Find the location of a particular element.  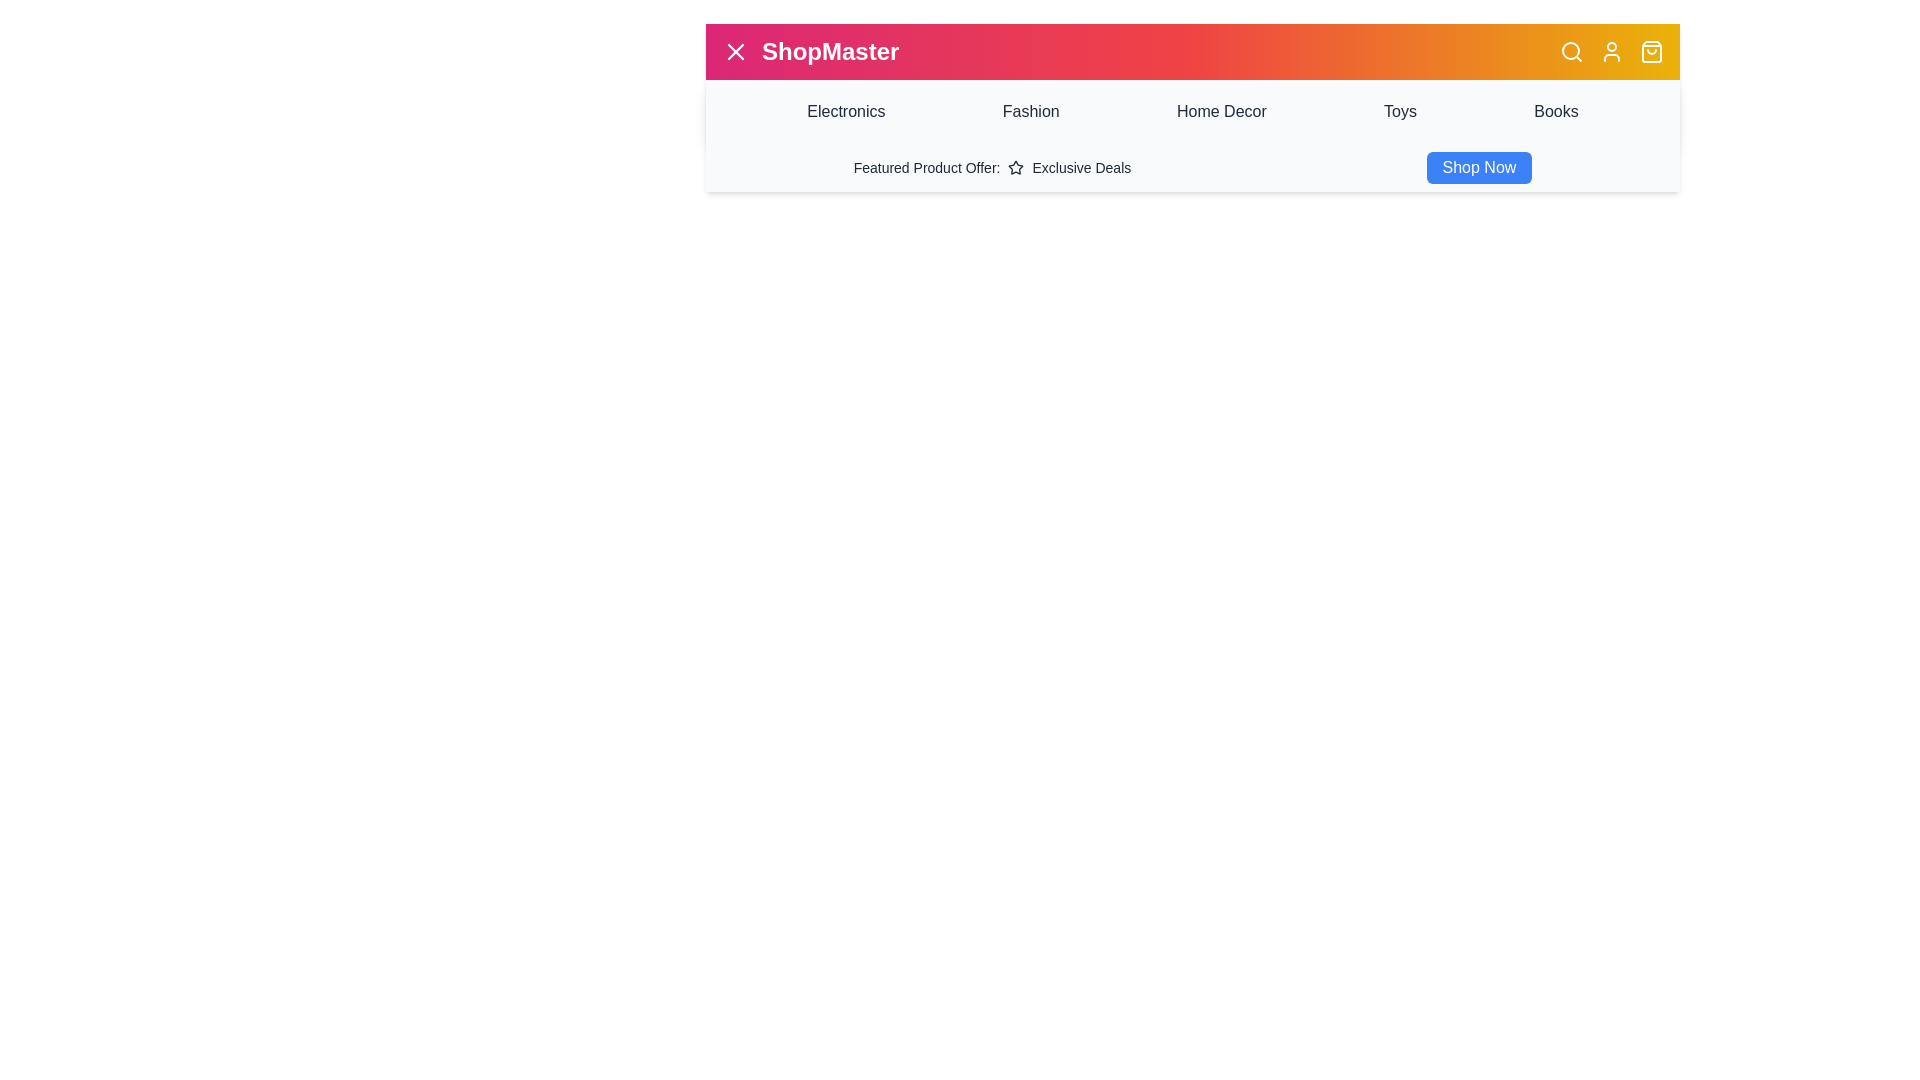

the 'Shop Now' button to view the featured product offers is located at coordinates (1478, 167).